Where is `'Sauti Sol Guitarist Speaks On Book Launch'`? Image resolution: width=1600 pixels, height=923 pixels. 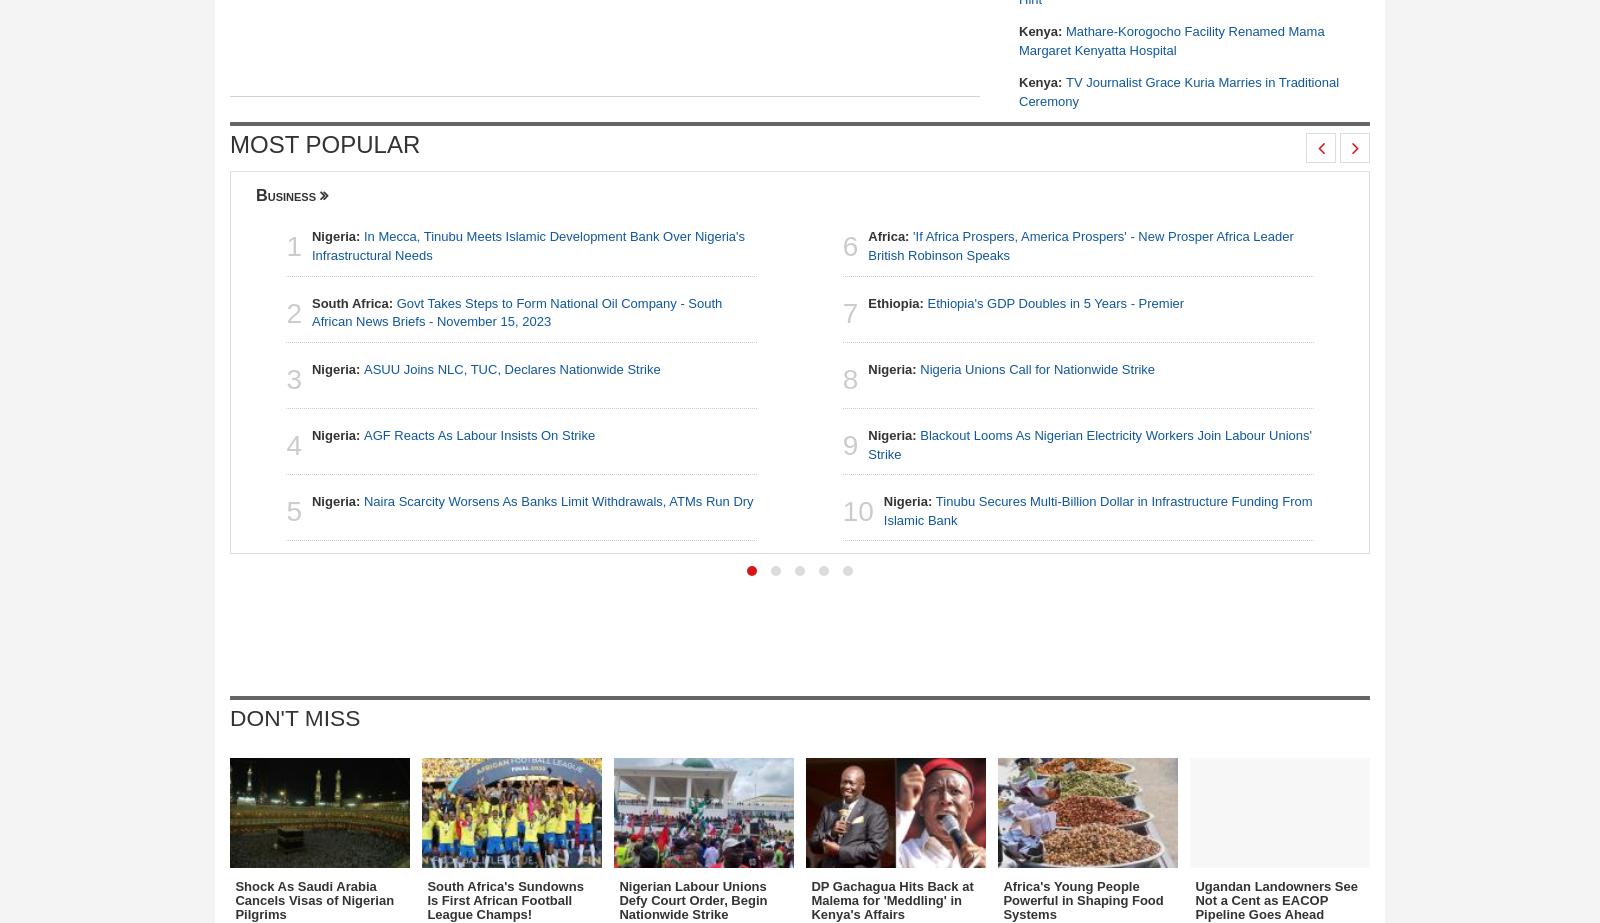
'Sauti Sol Guitarist Speaks On Book Launch' is located at coordinates (1191, 556).